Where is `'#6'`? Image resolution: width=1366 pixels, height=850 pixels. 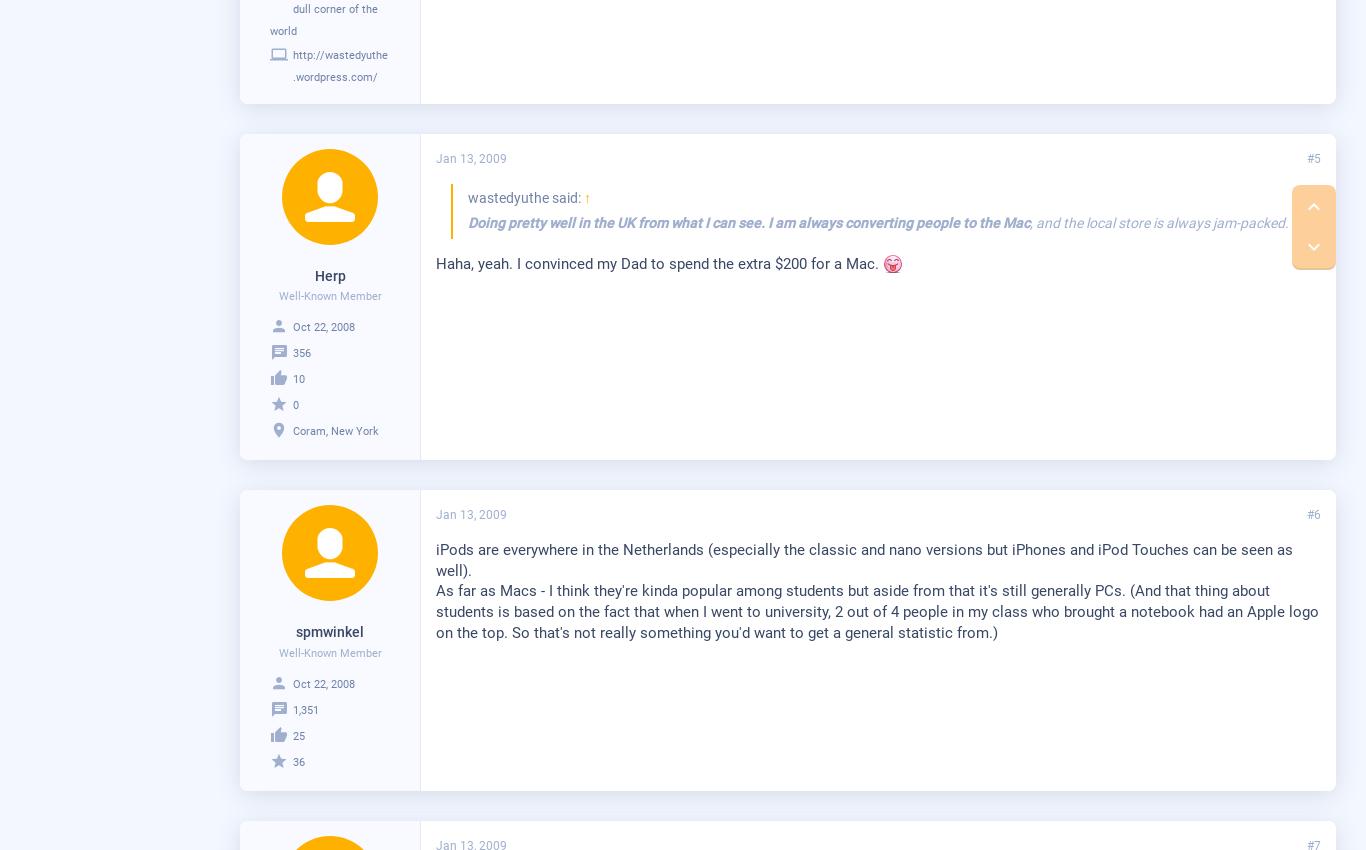 '#6' is located at coordinates (1312, 514).